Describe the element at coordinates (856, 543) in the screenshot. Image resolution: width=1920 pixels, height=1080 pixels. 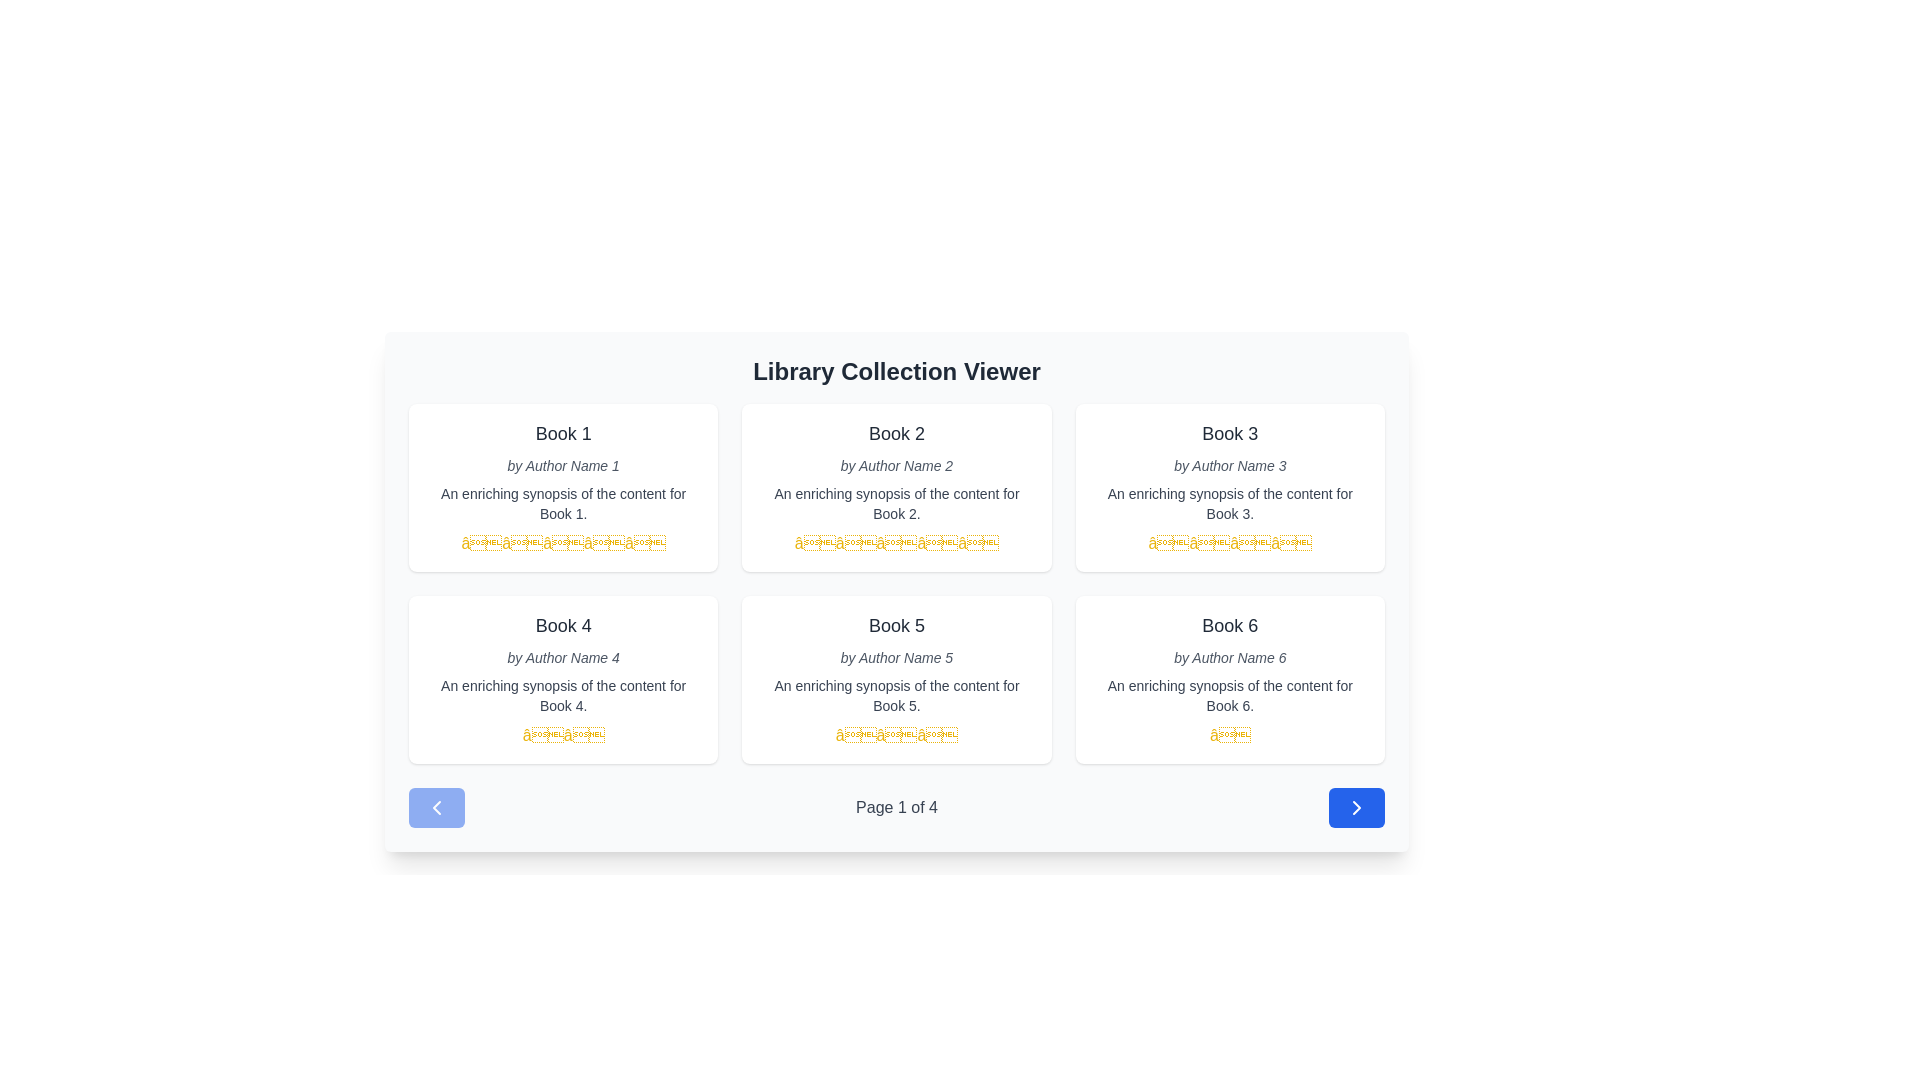
I see `the second star in the five-star rating display located in the second book display card of the Library Collection Viewer interface` at that location.